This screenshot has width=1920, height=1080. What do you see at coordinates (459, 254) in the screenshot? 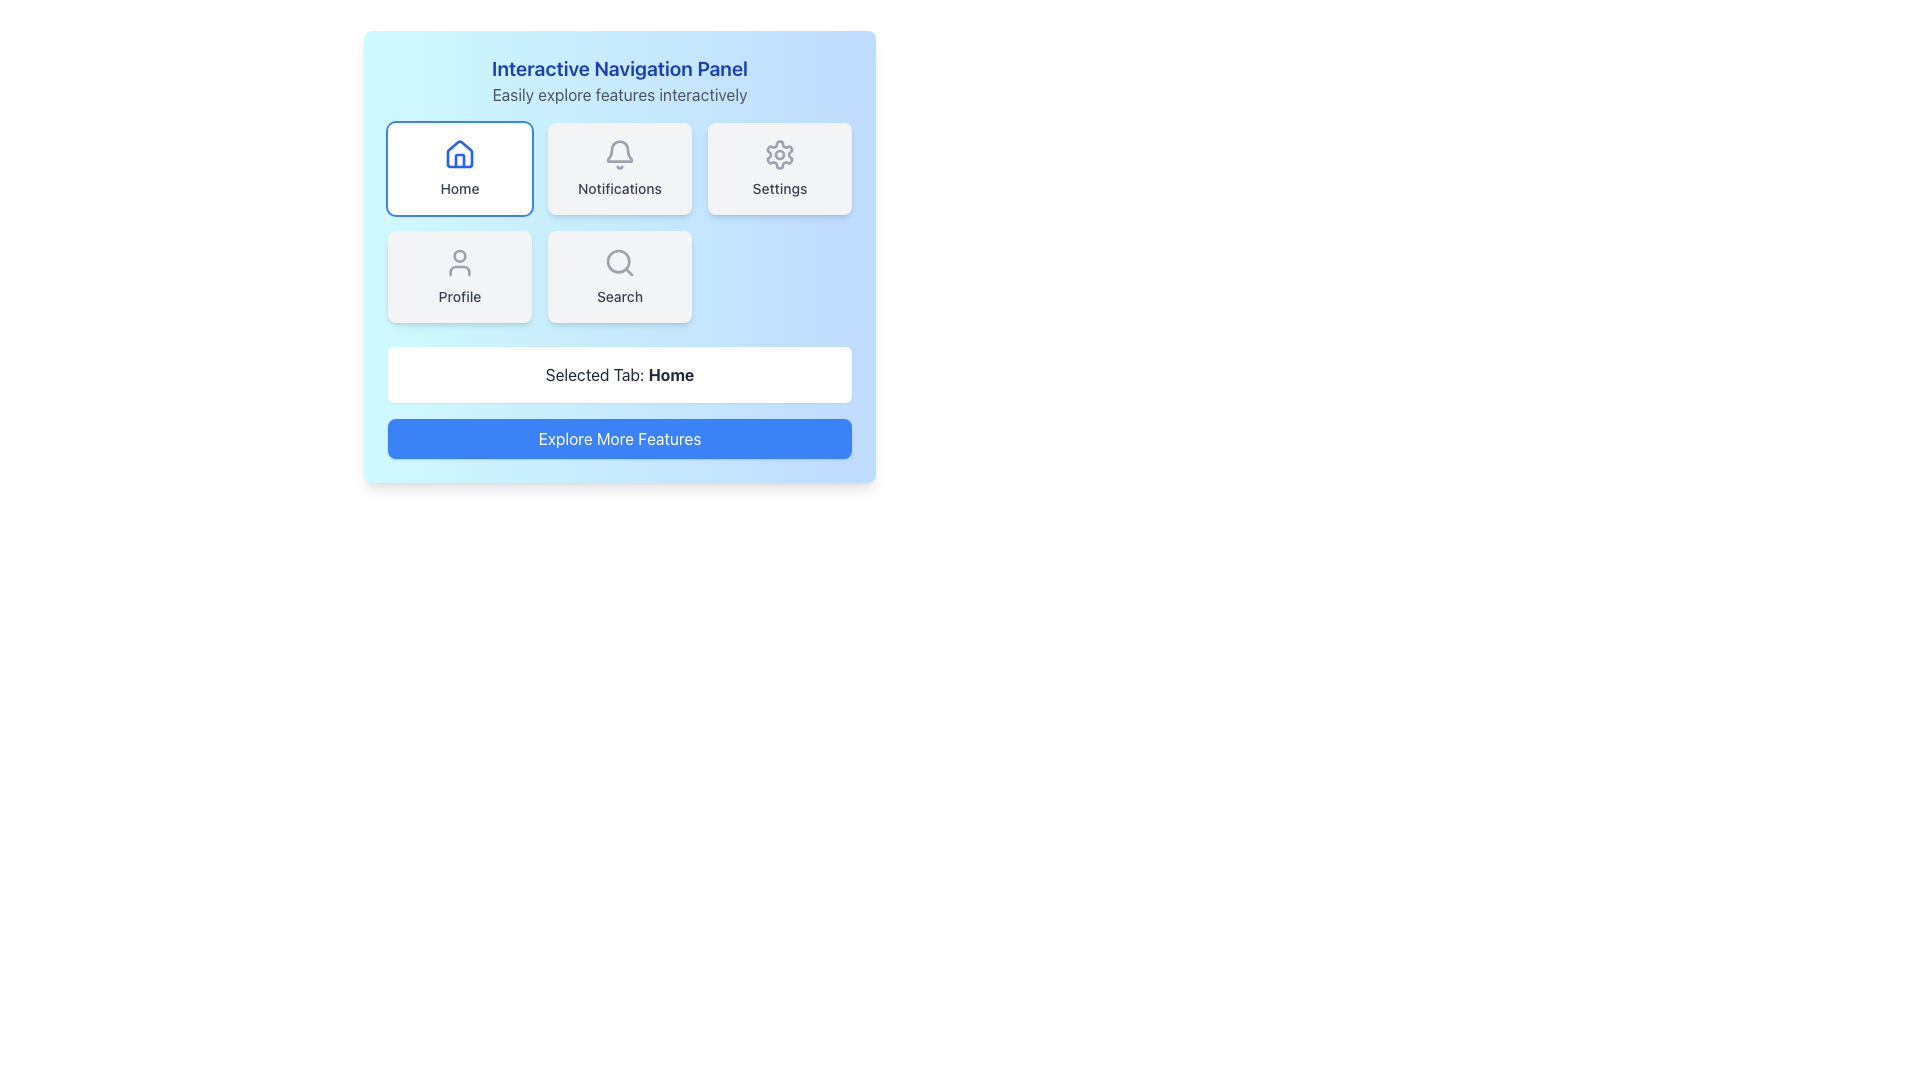
I see `the upper-center circular graphic of the user-profile icon located below the 'Profile' label within the profile tab button` at bounding box center [459, 254].